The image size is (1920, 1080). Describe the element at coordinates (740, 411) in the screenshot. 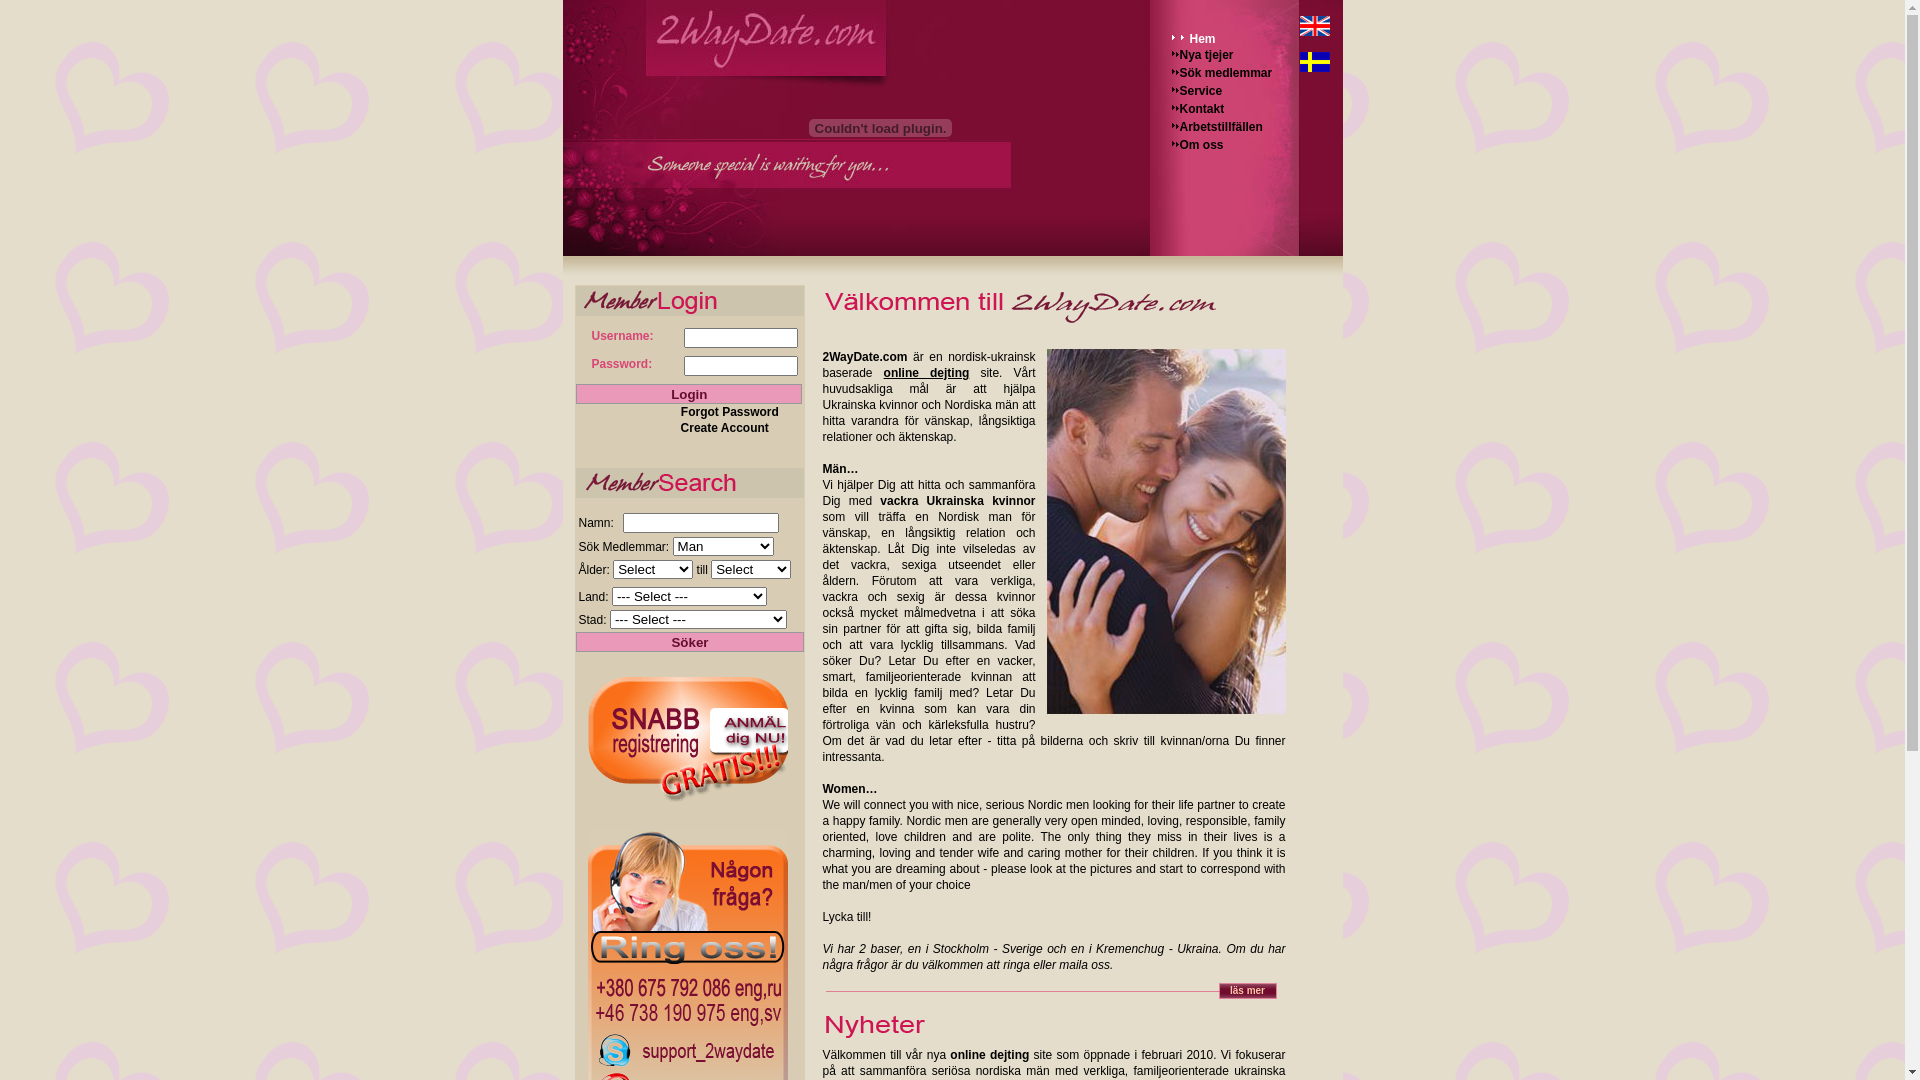

I see `'Forgot Password       '` at that location.